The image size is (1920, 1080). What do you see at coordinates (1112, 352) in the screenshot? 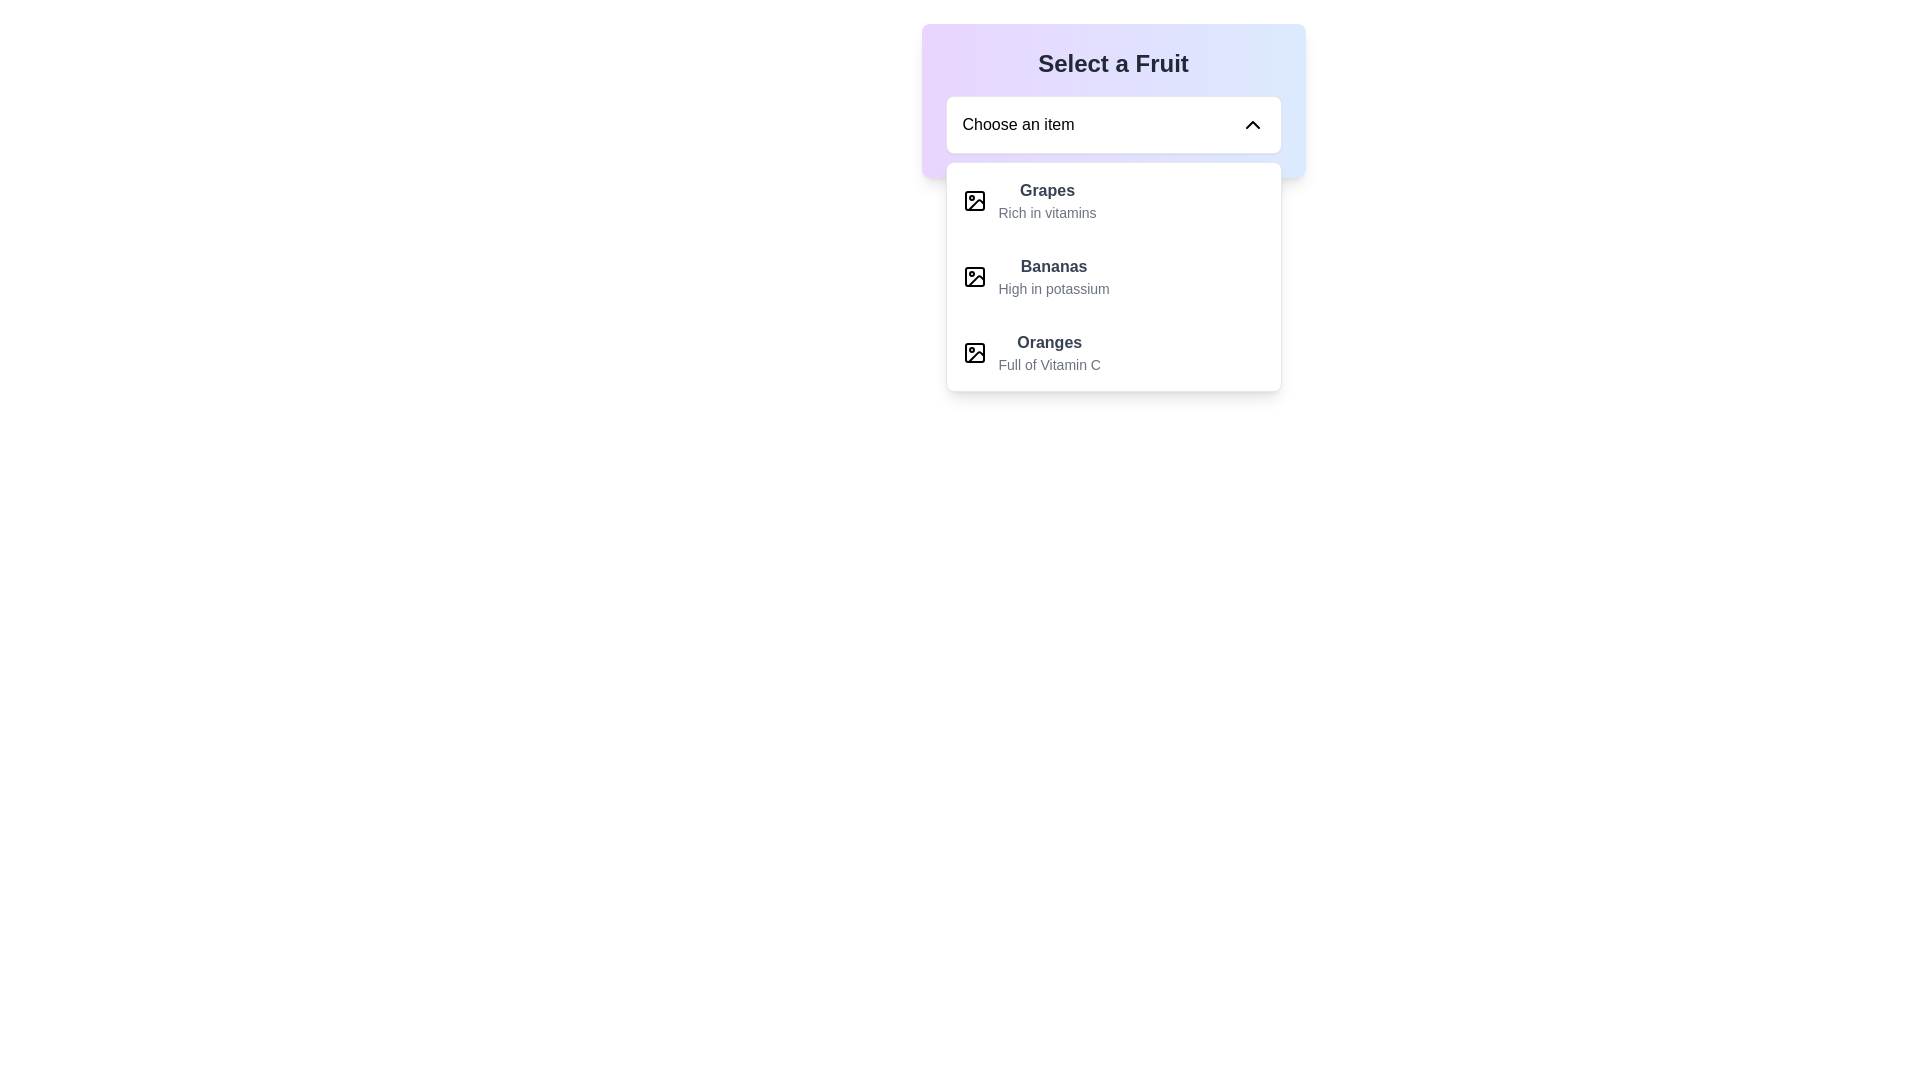
I see `the list item displaying 'Oranges' in bold with a subtitle 'Full of Vitamin C' in the dropdown menu under 'Select a Fruit'` at bounding box center [1112, 352].